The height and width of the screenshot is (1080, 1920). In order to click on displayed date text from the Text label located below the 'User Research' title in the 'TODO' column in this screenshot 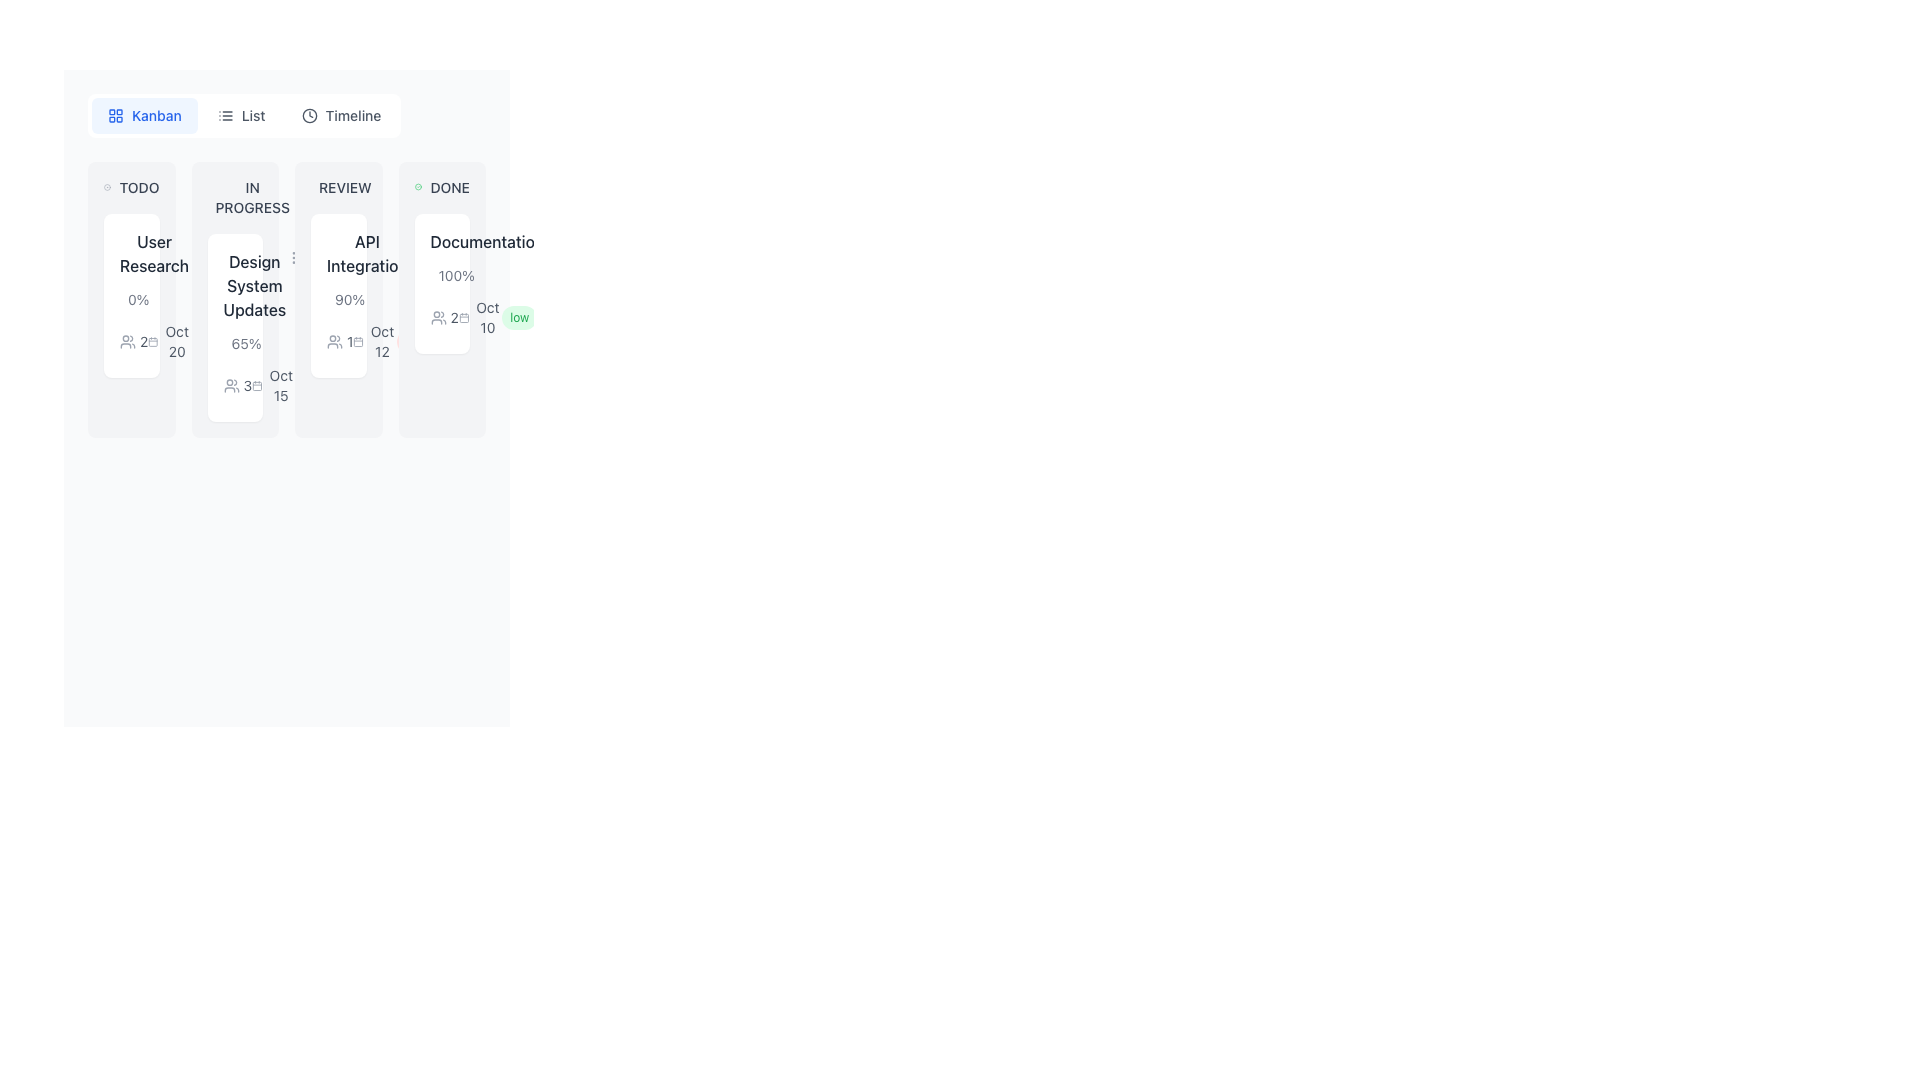, I will do `click(177, 341)`.